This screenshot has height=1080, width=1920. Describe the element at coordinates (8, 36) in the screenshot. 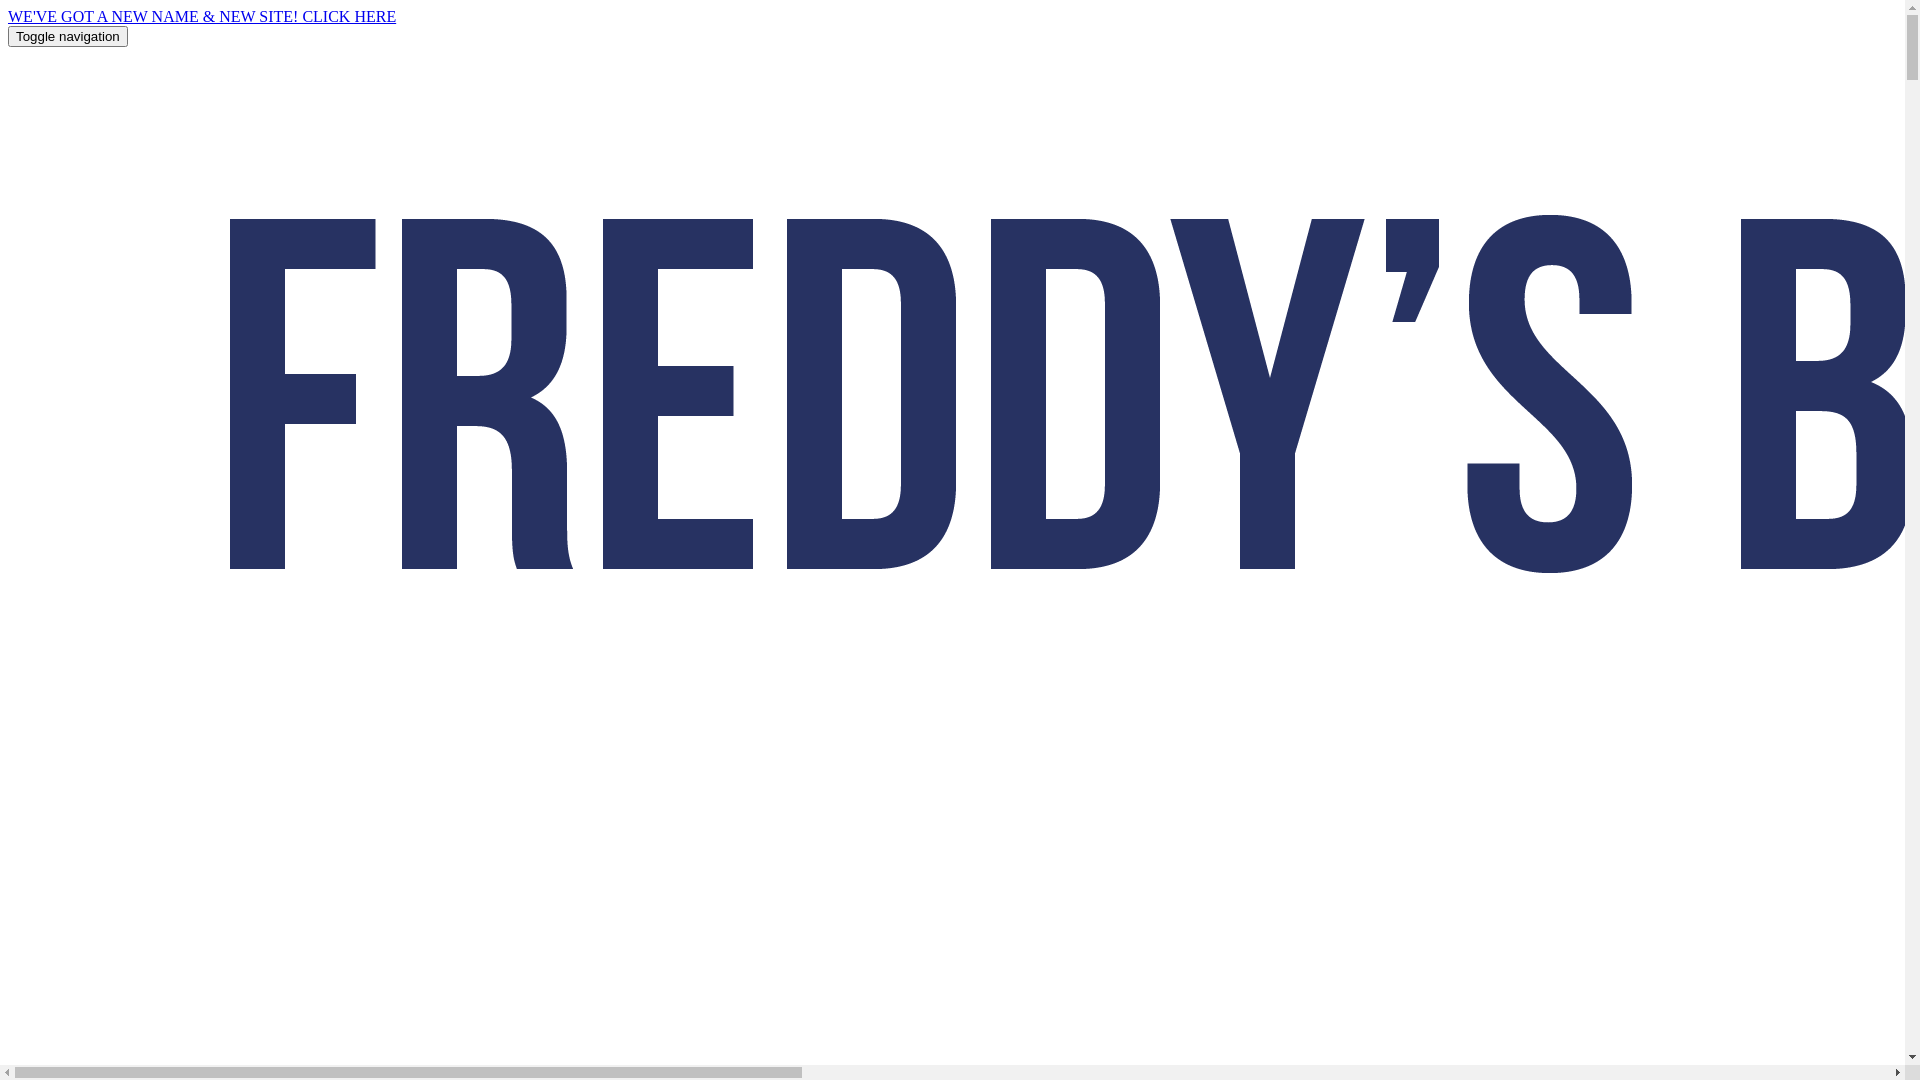

I see `'Toggle navigation'` at that location.